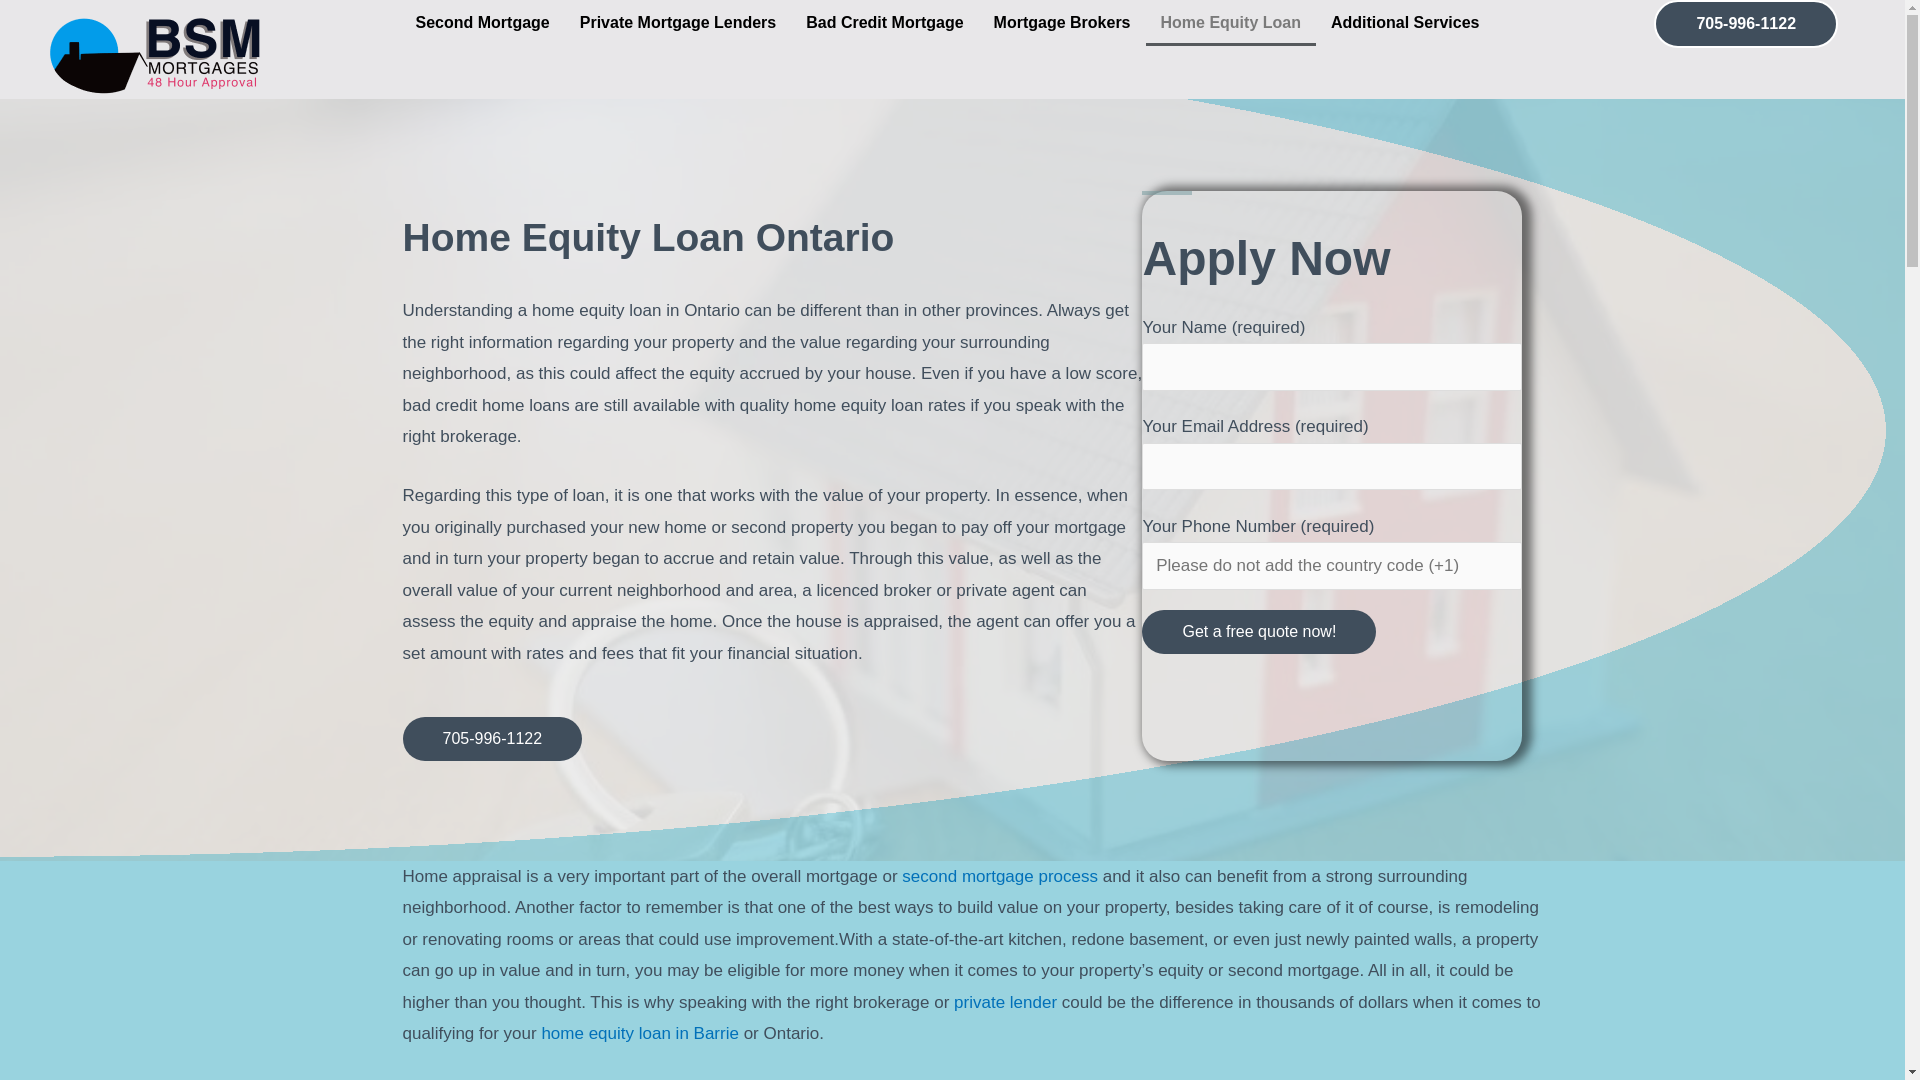 The image size is (1920, 1080). I want to click on 'Private Mortgage Lenders', so click(678, 23).